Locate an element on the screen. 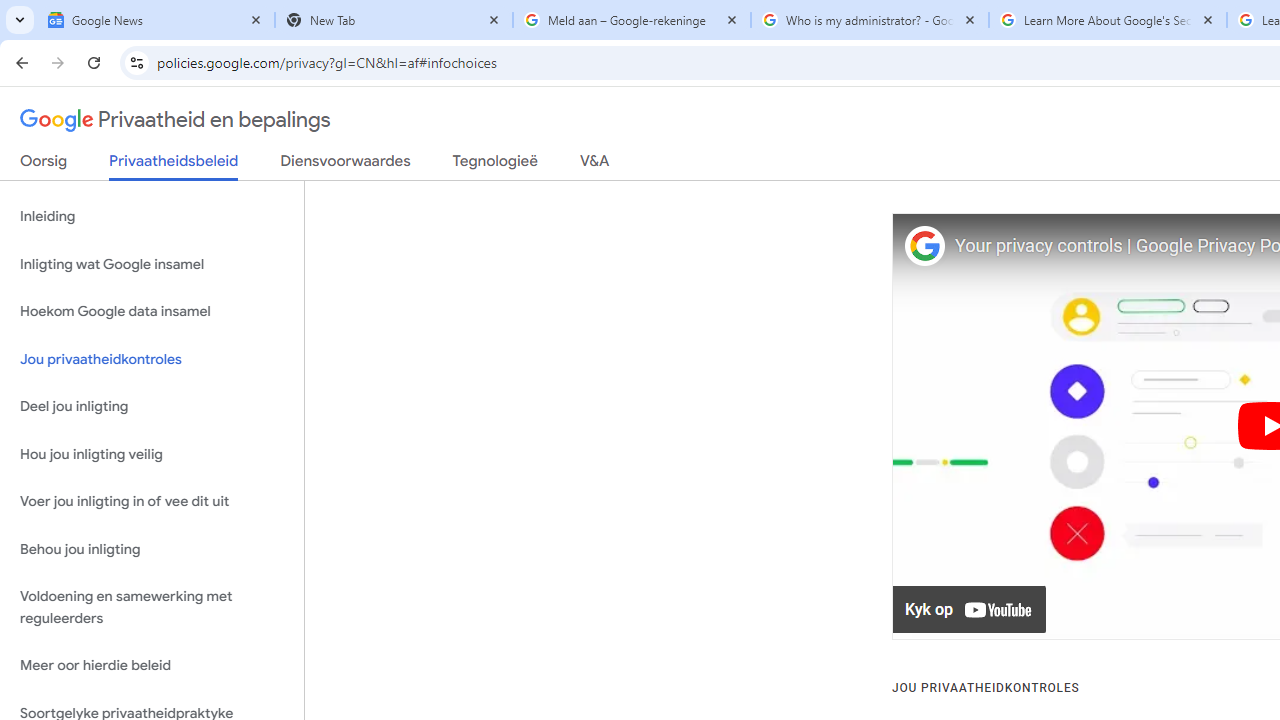  'New Tab' is located at coordinates (394, 20).